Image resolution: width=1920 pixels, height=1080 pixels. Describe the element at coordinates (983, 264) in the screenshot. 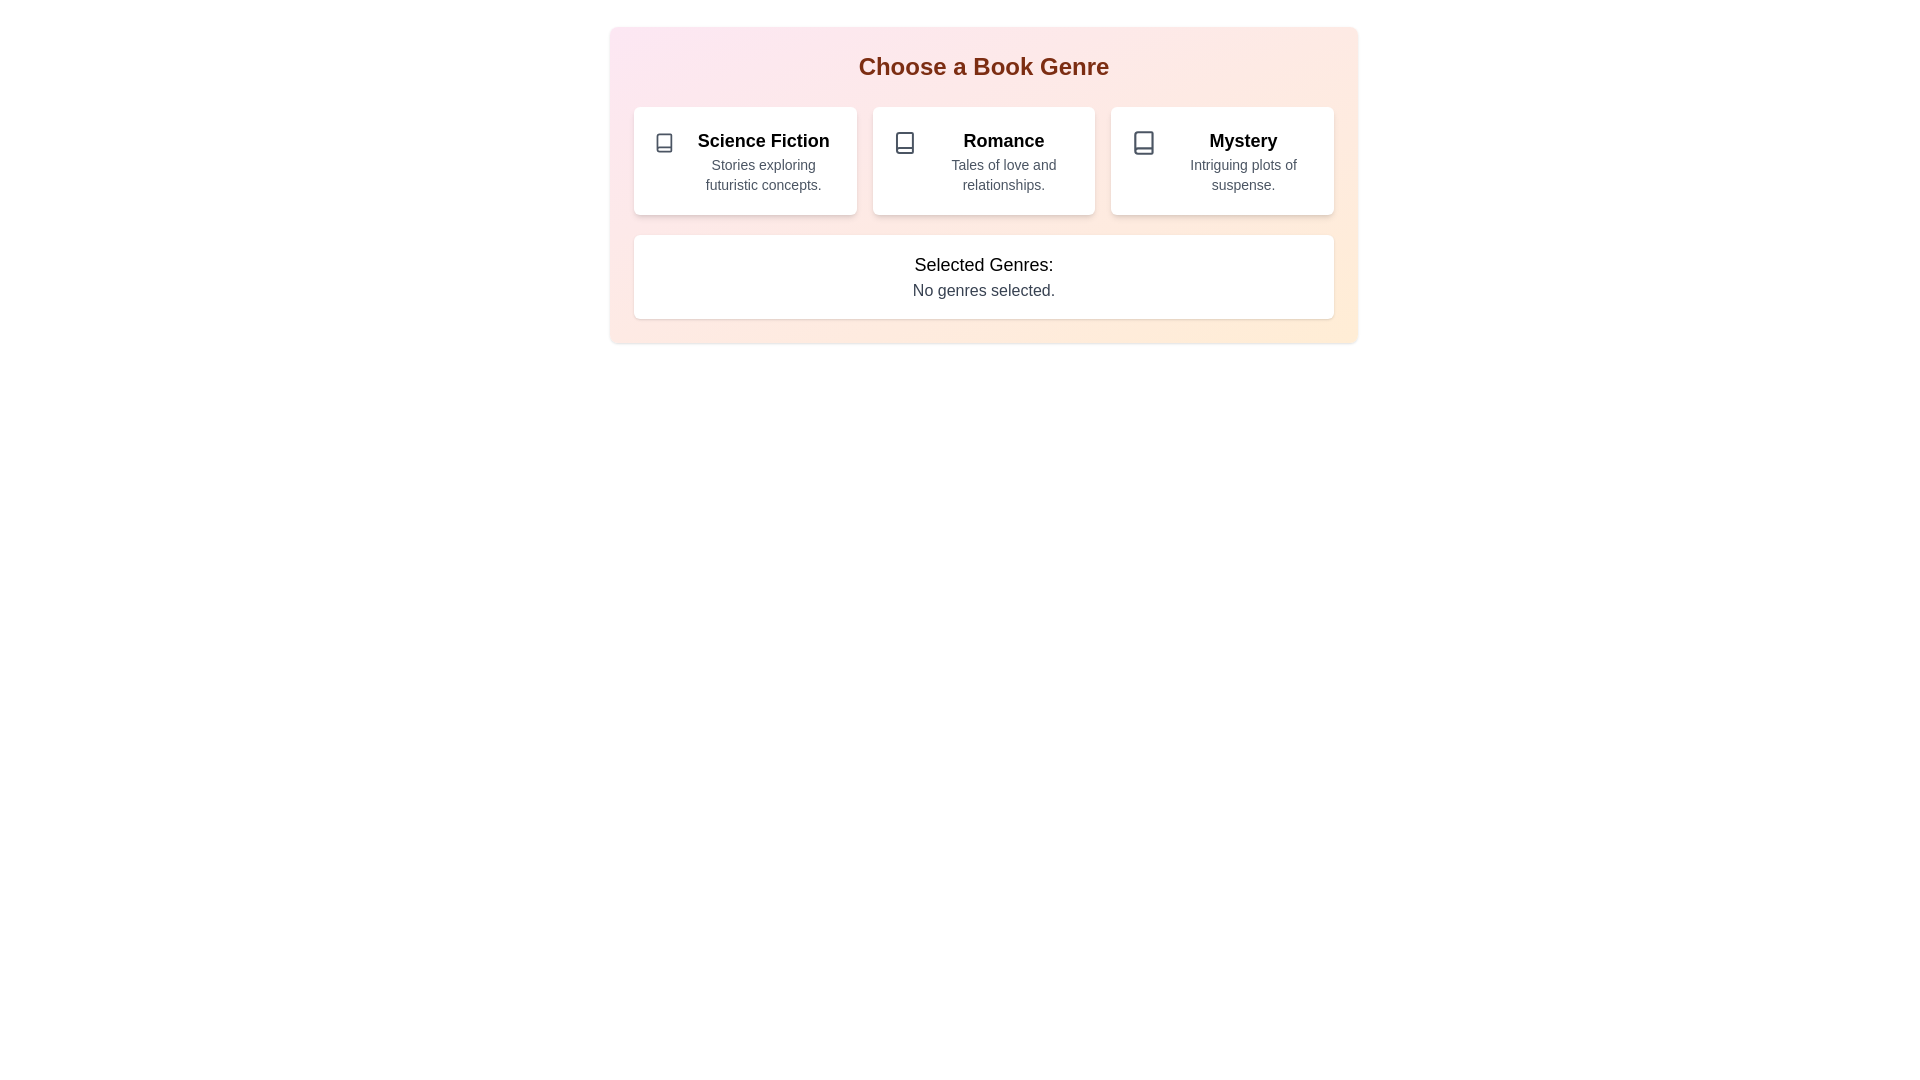

I see `the static text label indicating the purpose of the content that follows, which lists the currently selected genres` at that location.